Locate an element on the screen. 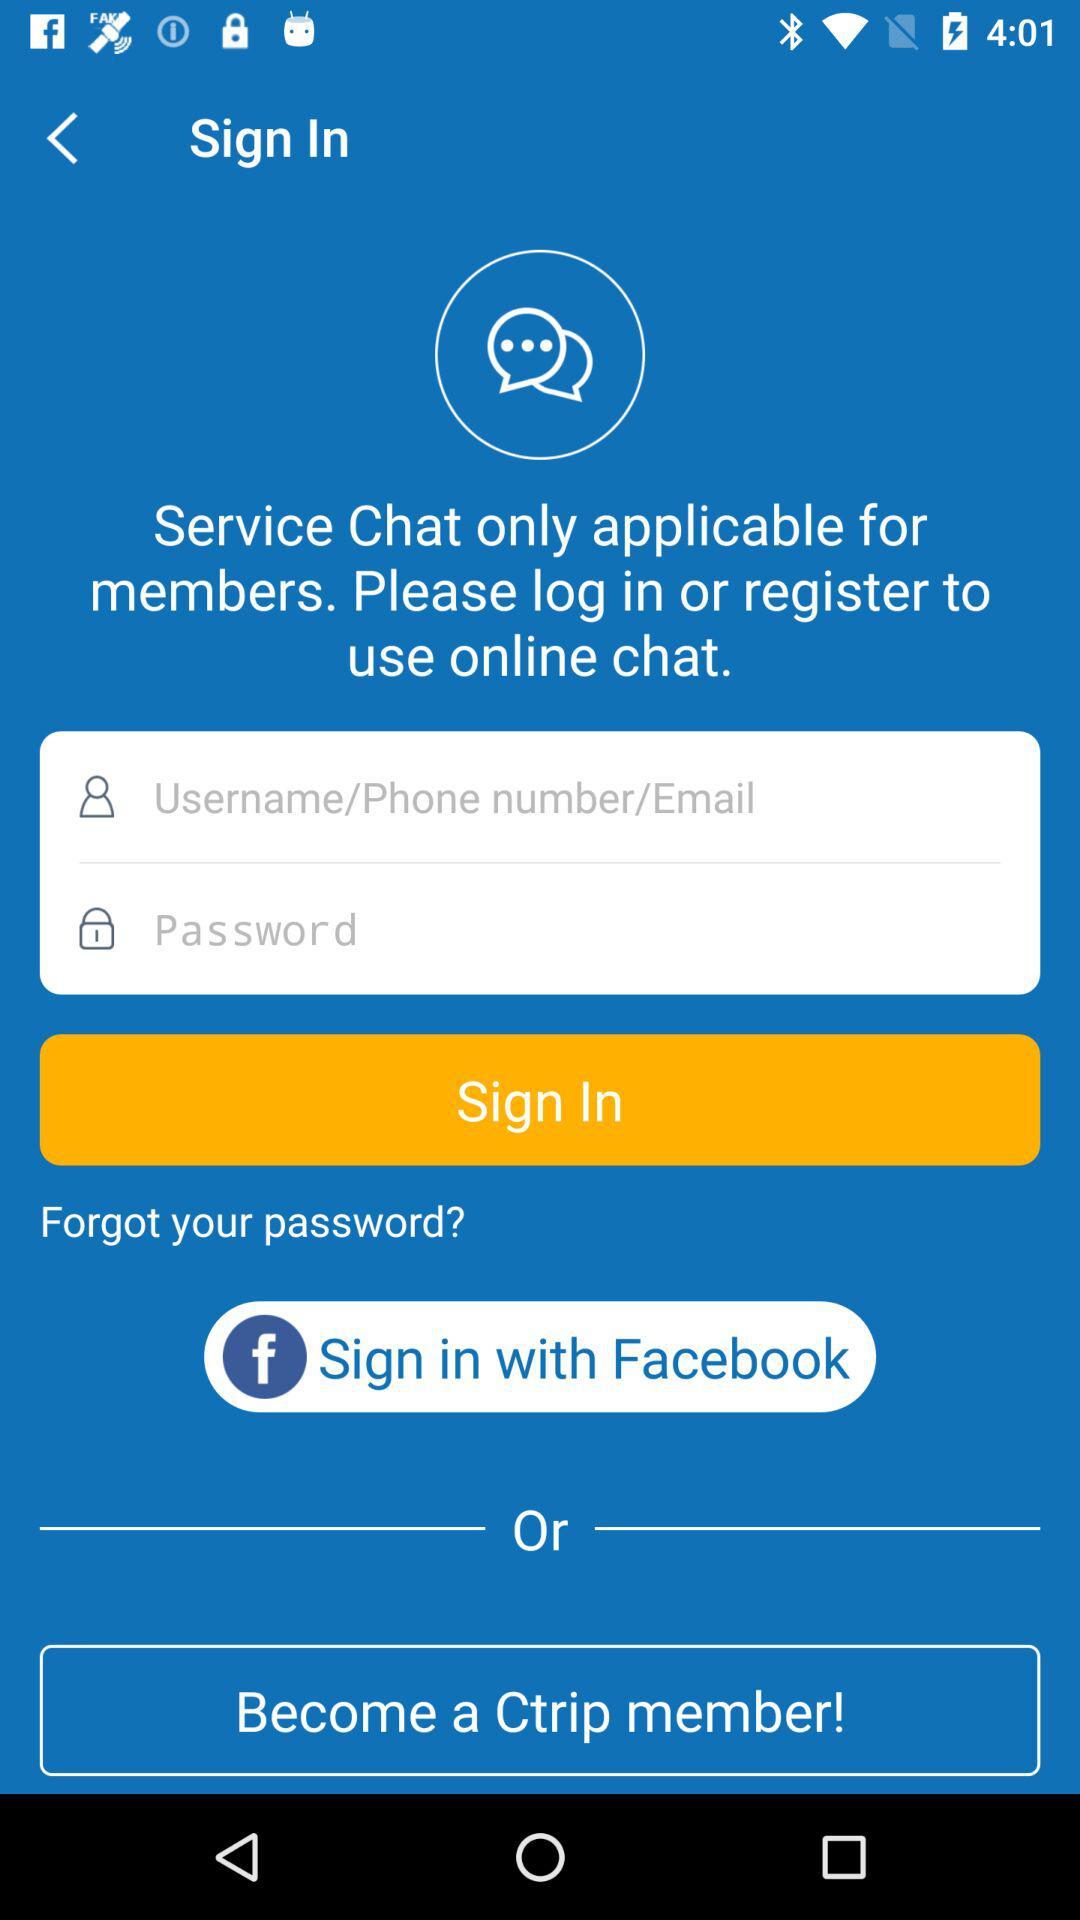 The width and height of the screenshot is (1080, 1920). the forgot your password? is located at coordinates (251, 1219).